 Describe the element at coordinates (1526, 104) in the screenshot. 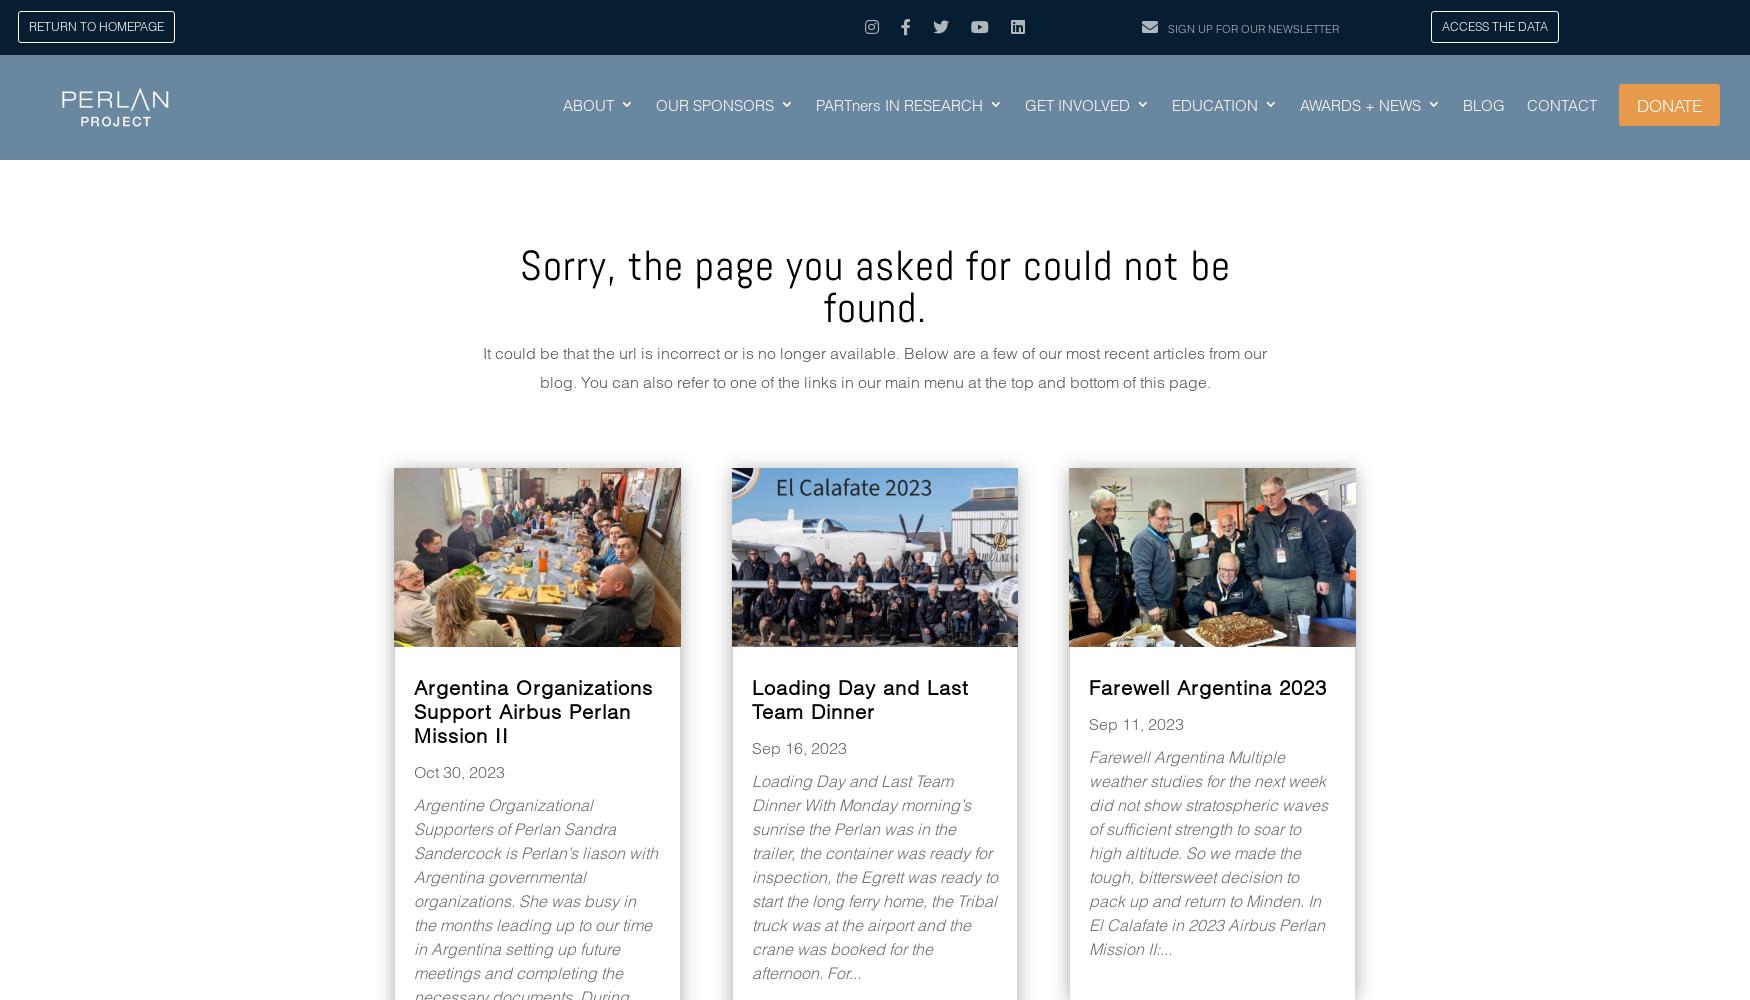

I see `'CONTACT'` at that location.